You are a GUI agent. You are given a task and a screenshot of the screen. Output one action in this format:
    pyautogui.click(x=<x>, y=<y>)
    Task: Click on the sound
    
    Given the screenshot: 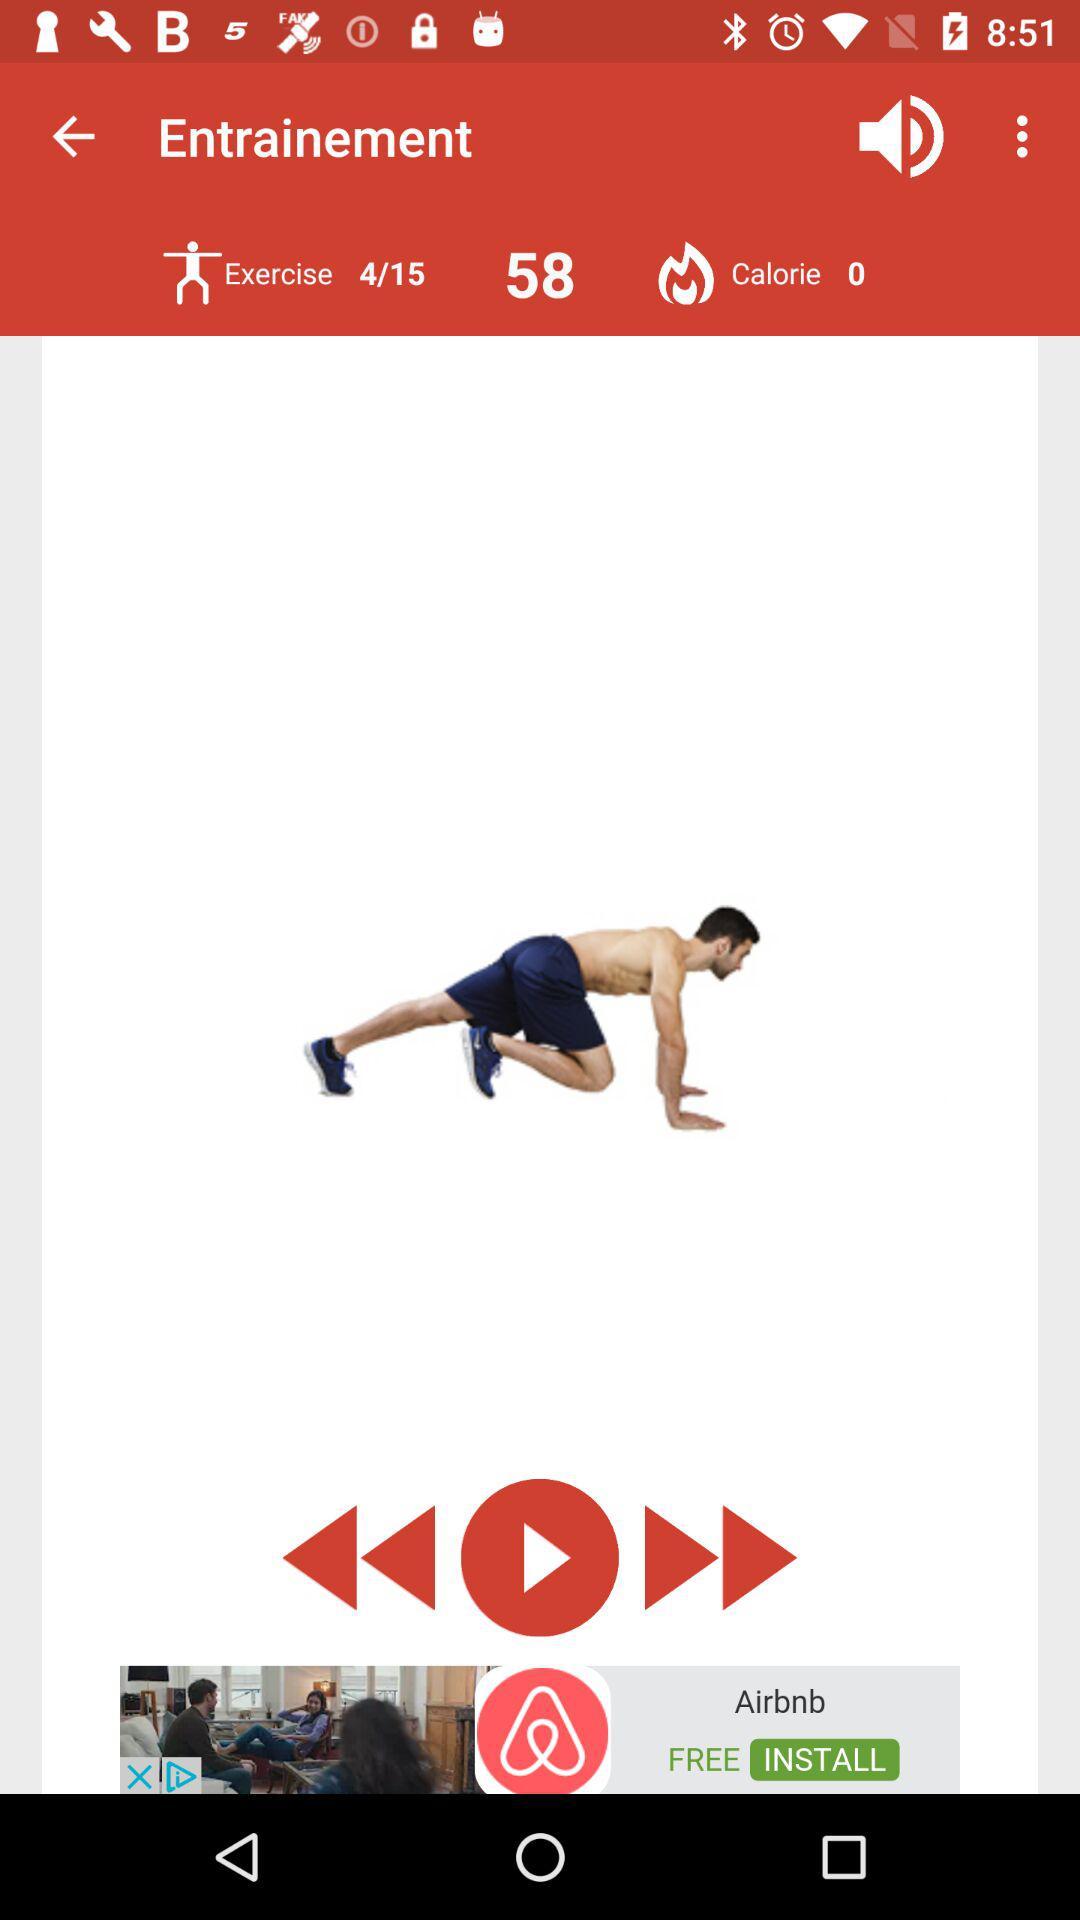 What is the action you would take?
    pyautogui.click(x=901, y=135)
    